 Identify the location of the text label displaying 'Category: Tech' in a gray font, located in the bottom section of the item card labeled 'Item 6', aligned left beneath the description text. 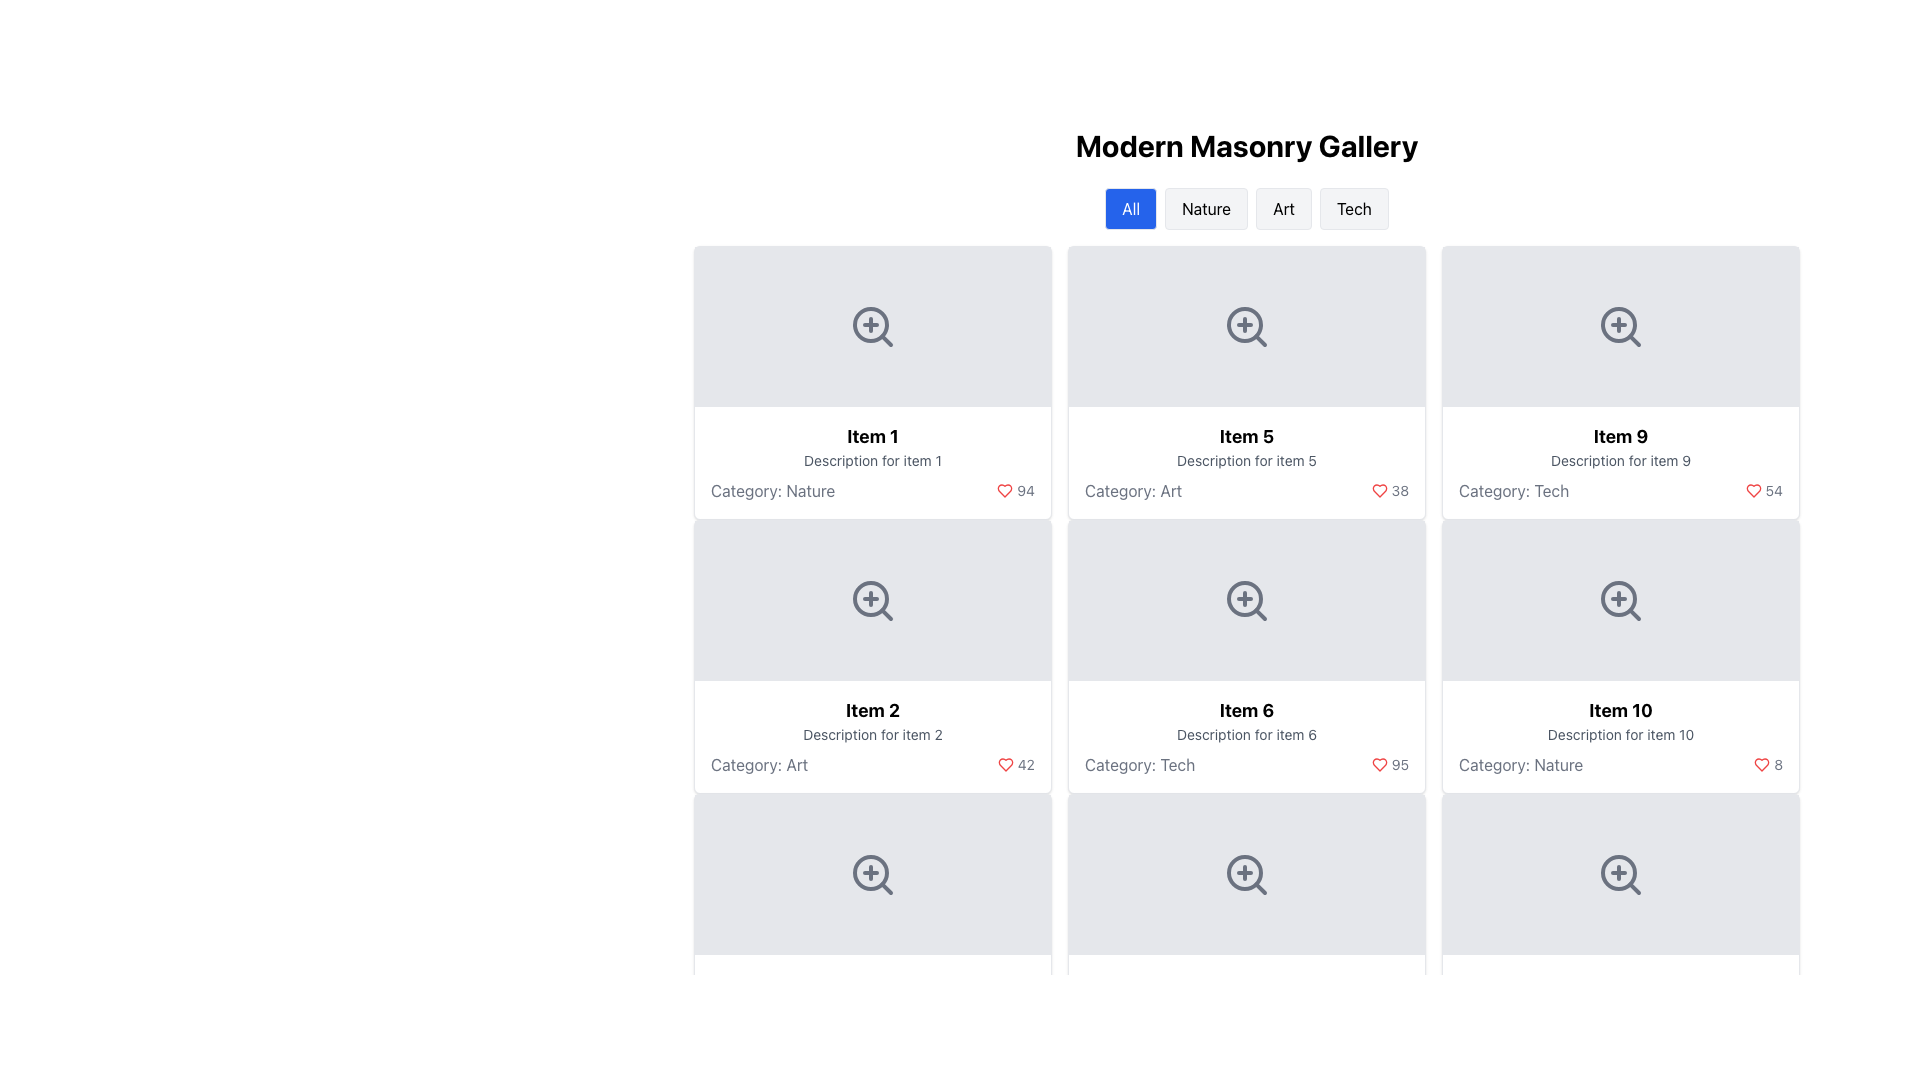
(1140, 764).